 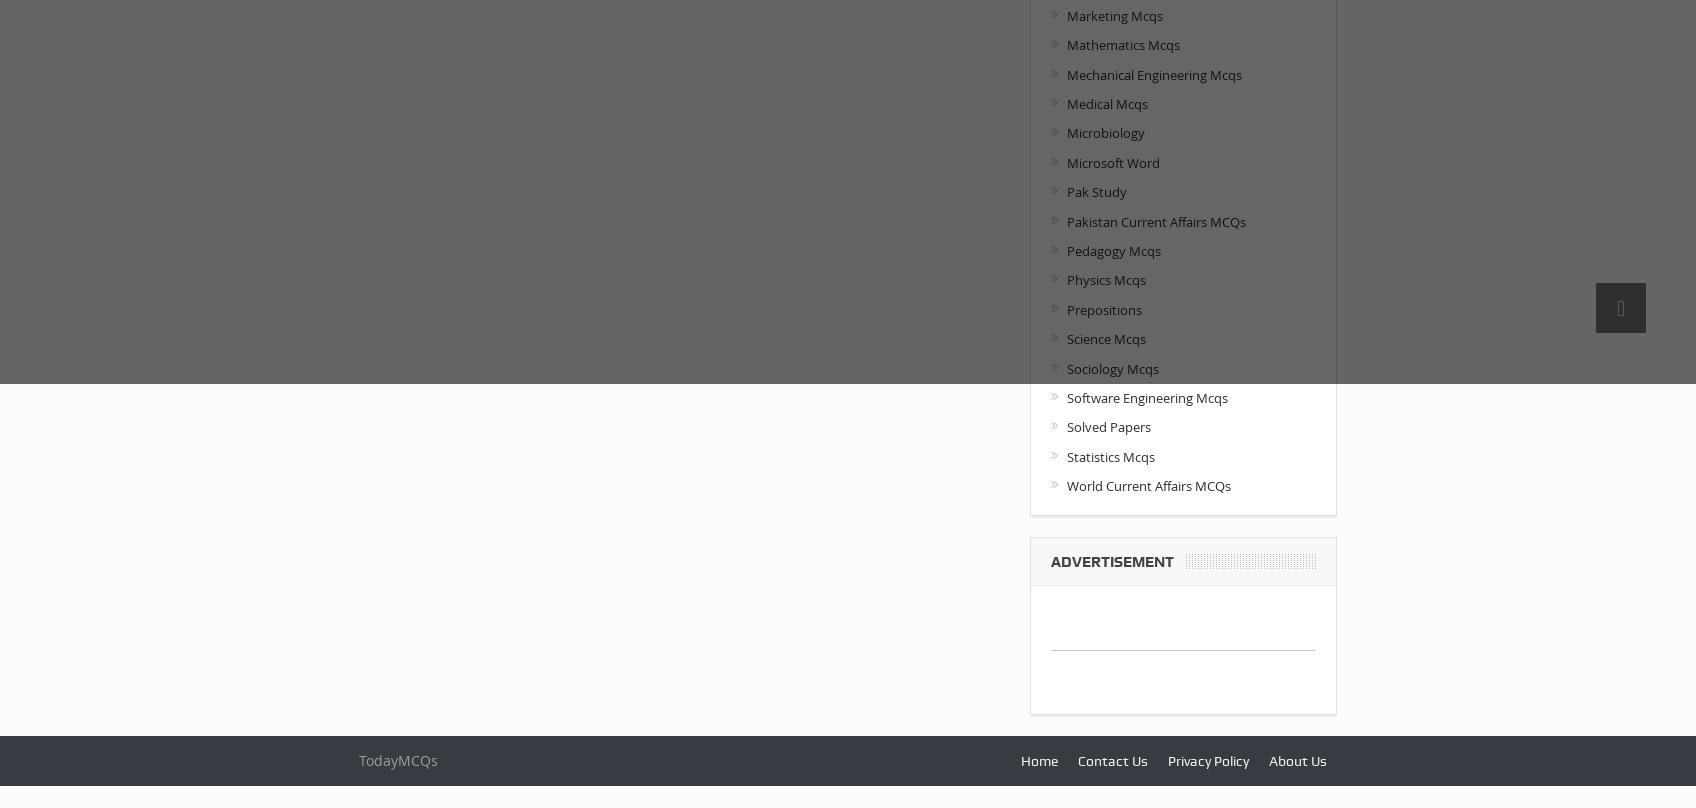 What do you see at coordinates (1112, 161) in the screenshot?
I see `'Microsoft Word'` at bounding box center [1112, 161].